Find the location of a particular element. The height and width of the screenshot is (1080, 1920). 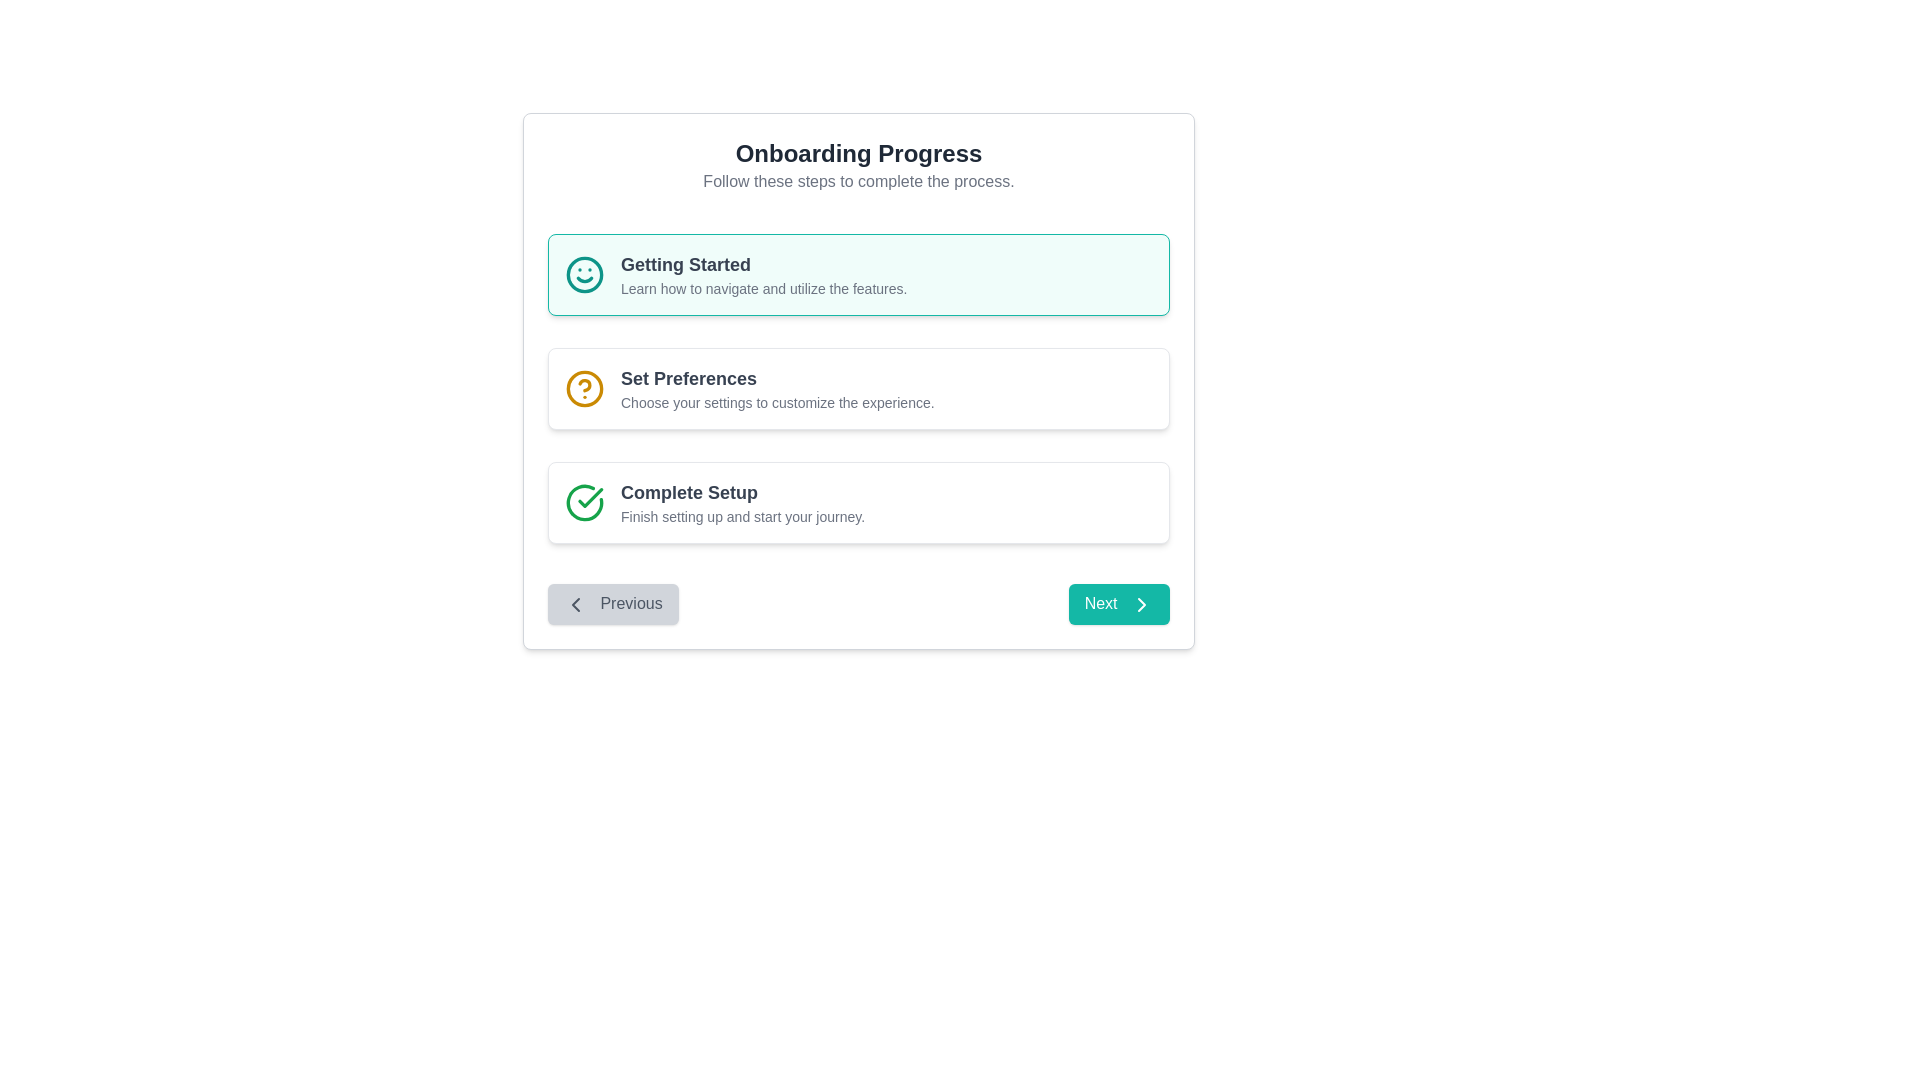

the instructional static text that states 'Follow these steps to complete the process.' which is styled in gray and positioned below the 'Onboarding Progress' heading is located at coordinates (859, 181).